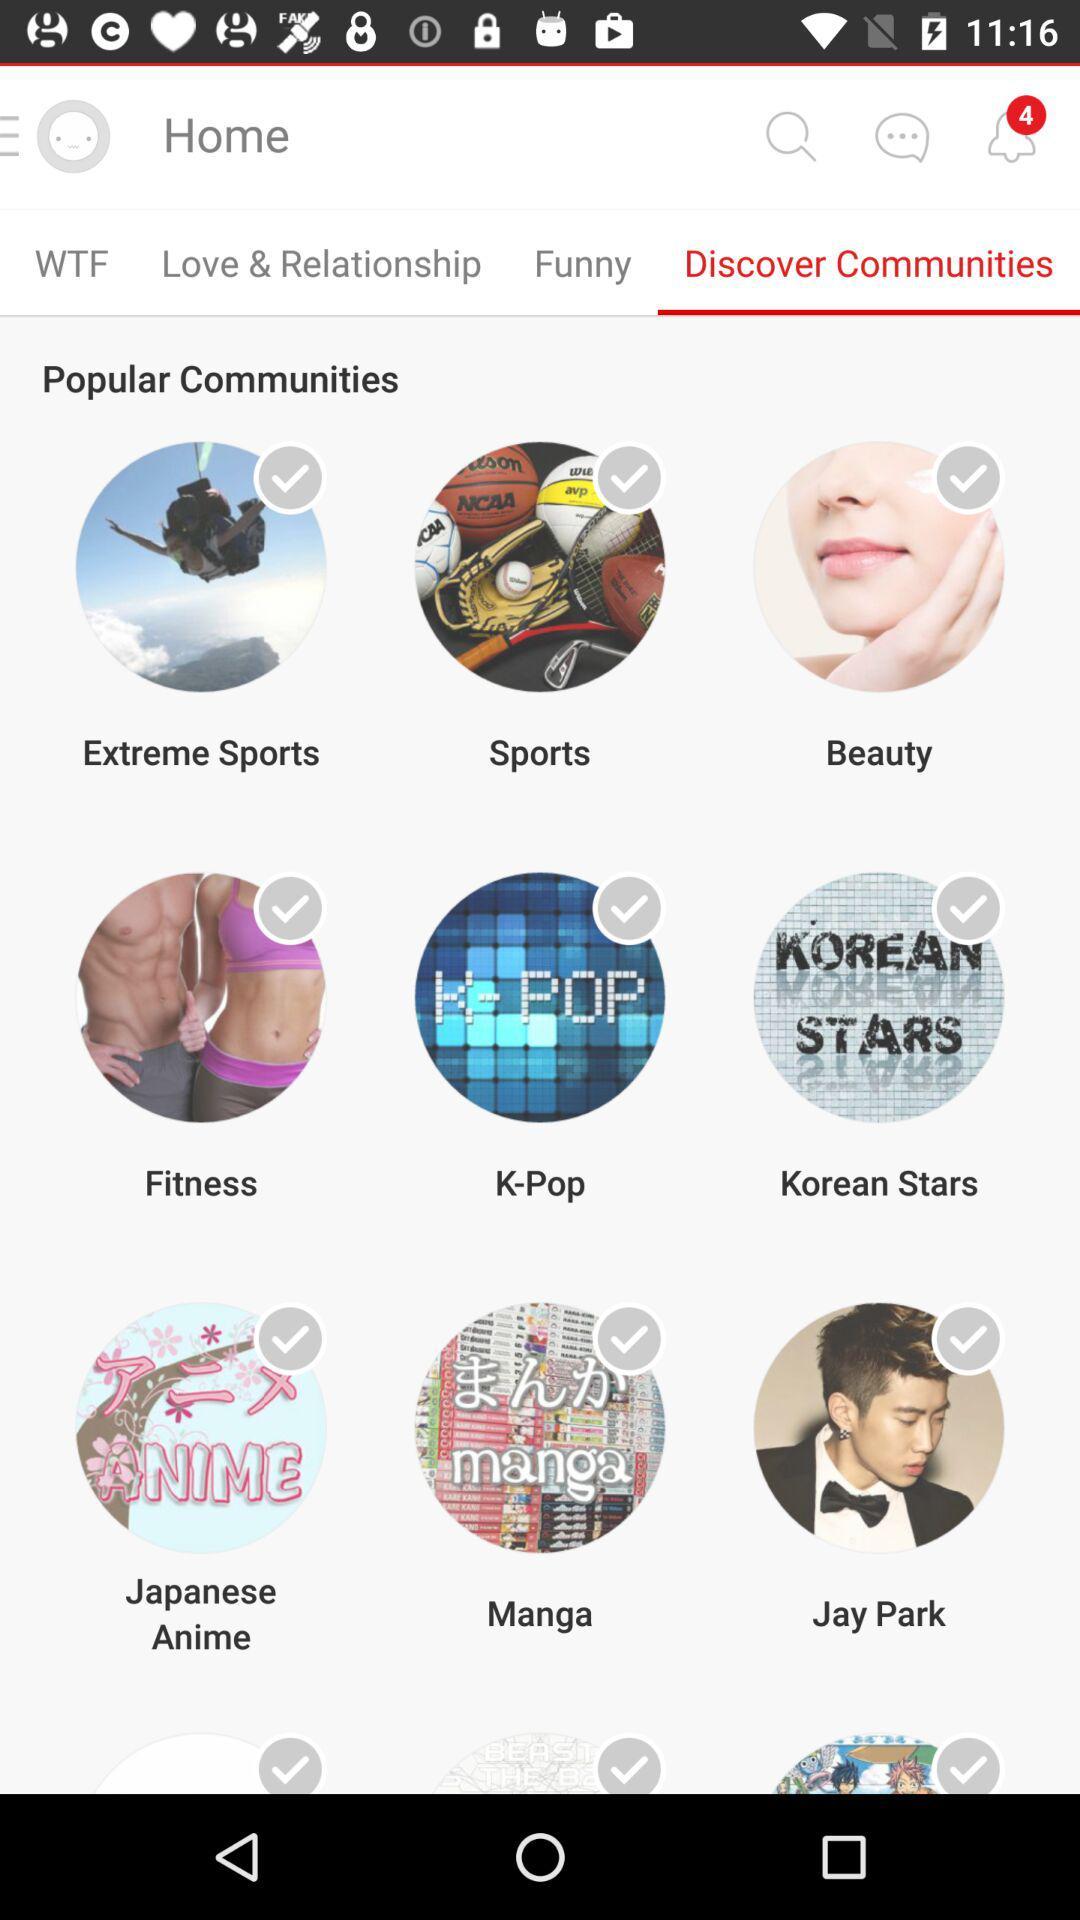  What do you see at coordinates (967, 1763) in the screenshot?
I see `check interest box` at bounding box center [967, 1763].